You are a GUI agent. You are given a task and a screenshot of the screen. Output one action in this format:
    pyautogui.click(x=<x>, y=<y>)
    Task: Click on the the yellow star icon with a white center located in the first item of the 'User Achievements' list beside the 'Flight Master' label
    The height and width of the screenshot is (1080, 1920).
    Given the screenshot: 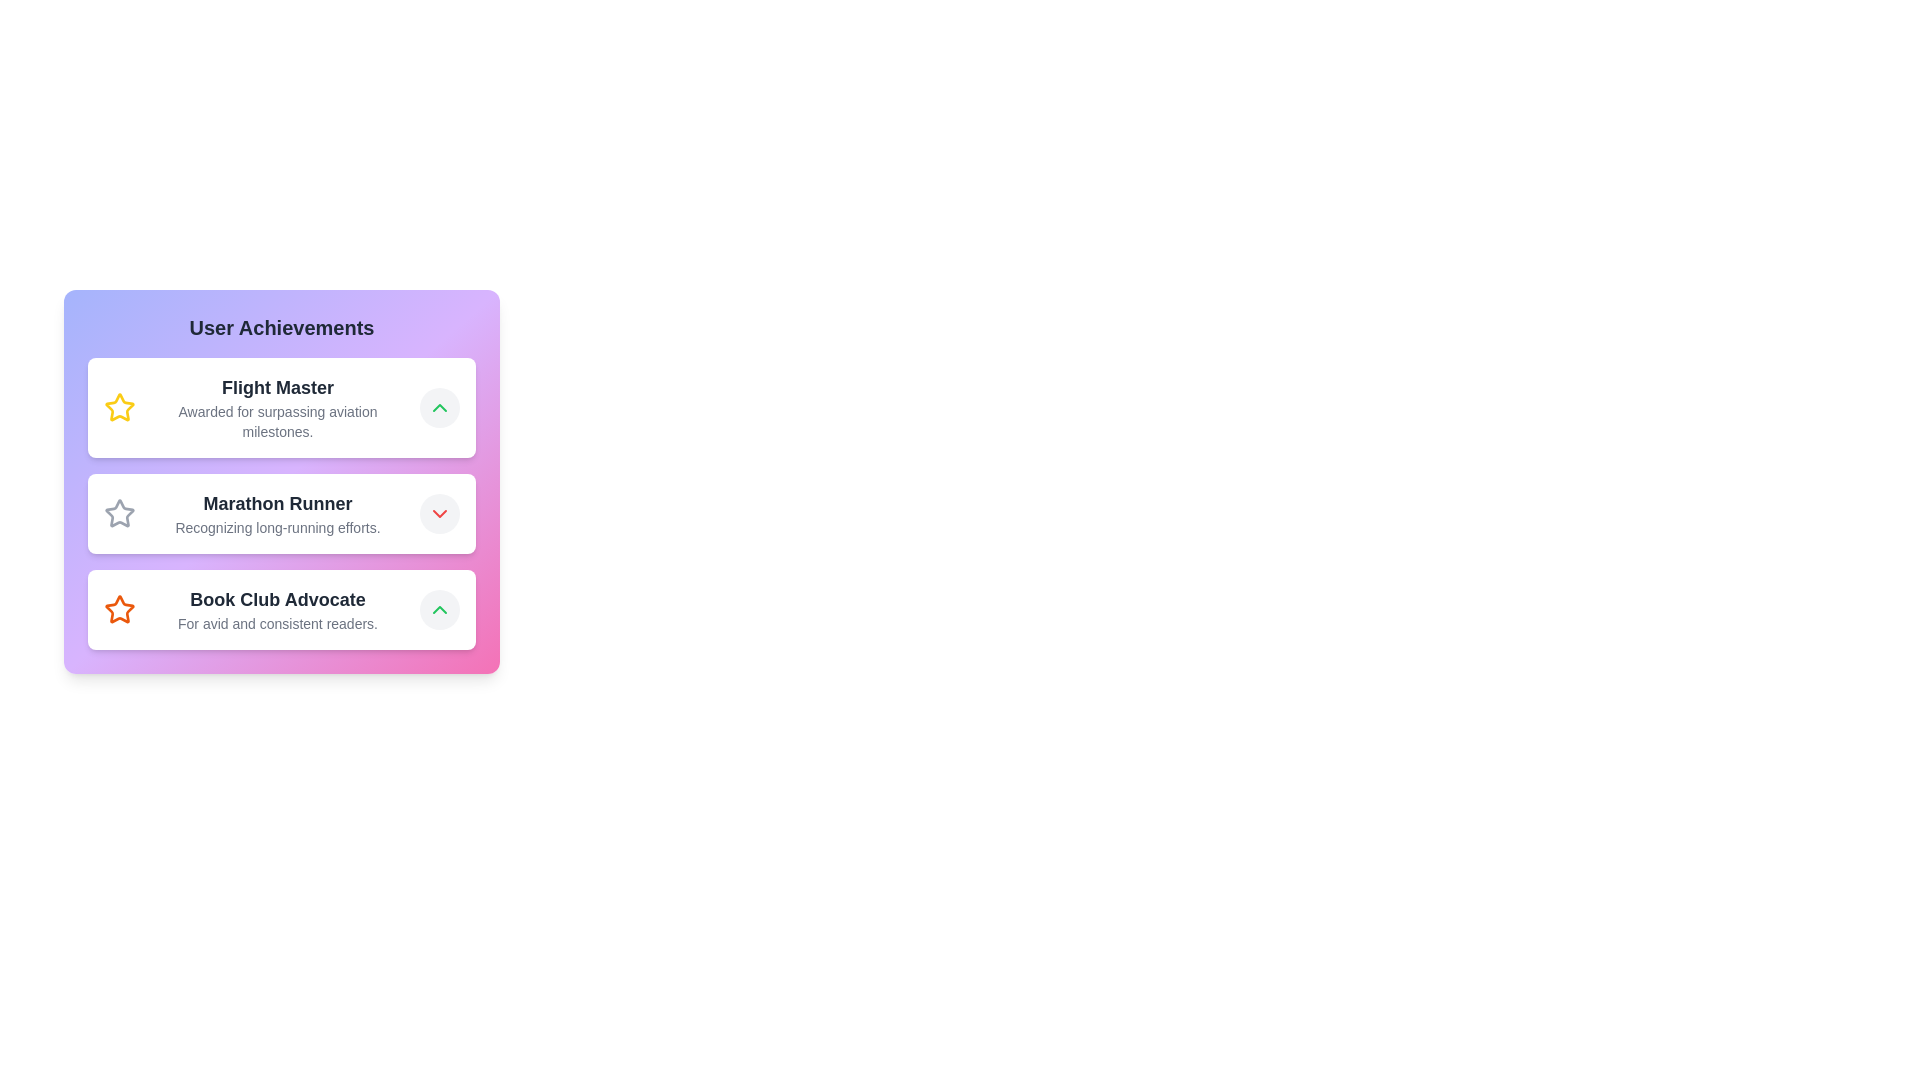 What is the action you would take?
    pyautogui.click(x=119, y=406)
    